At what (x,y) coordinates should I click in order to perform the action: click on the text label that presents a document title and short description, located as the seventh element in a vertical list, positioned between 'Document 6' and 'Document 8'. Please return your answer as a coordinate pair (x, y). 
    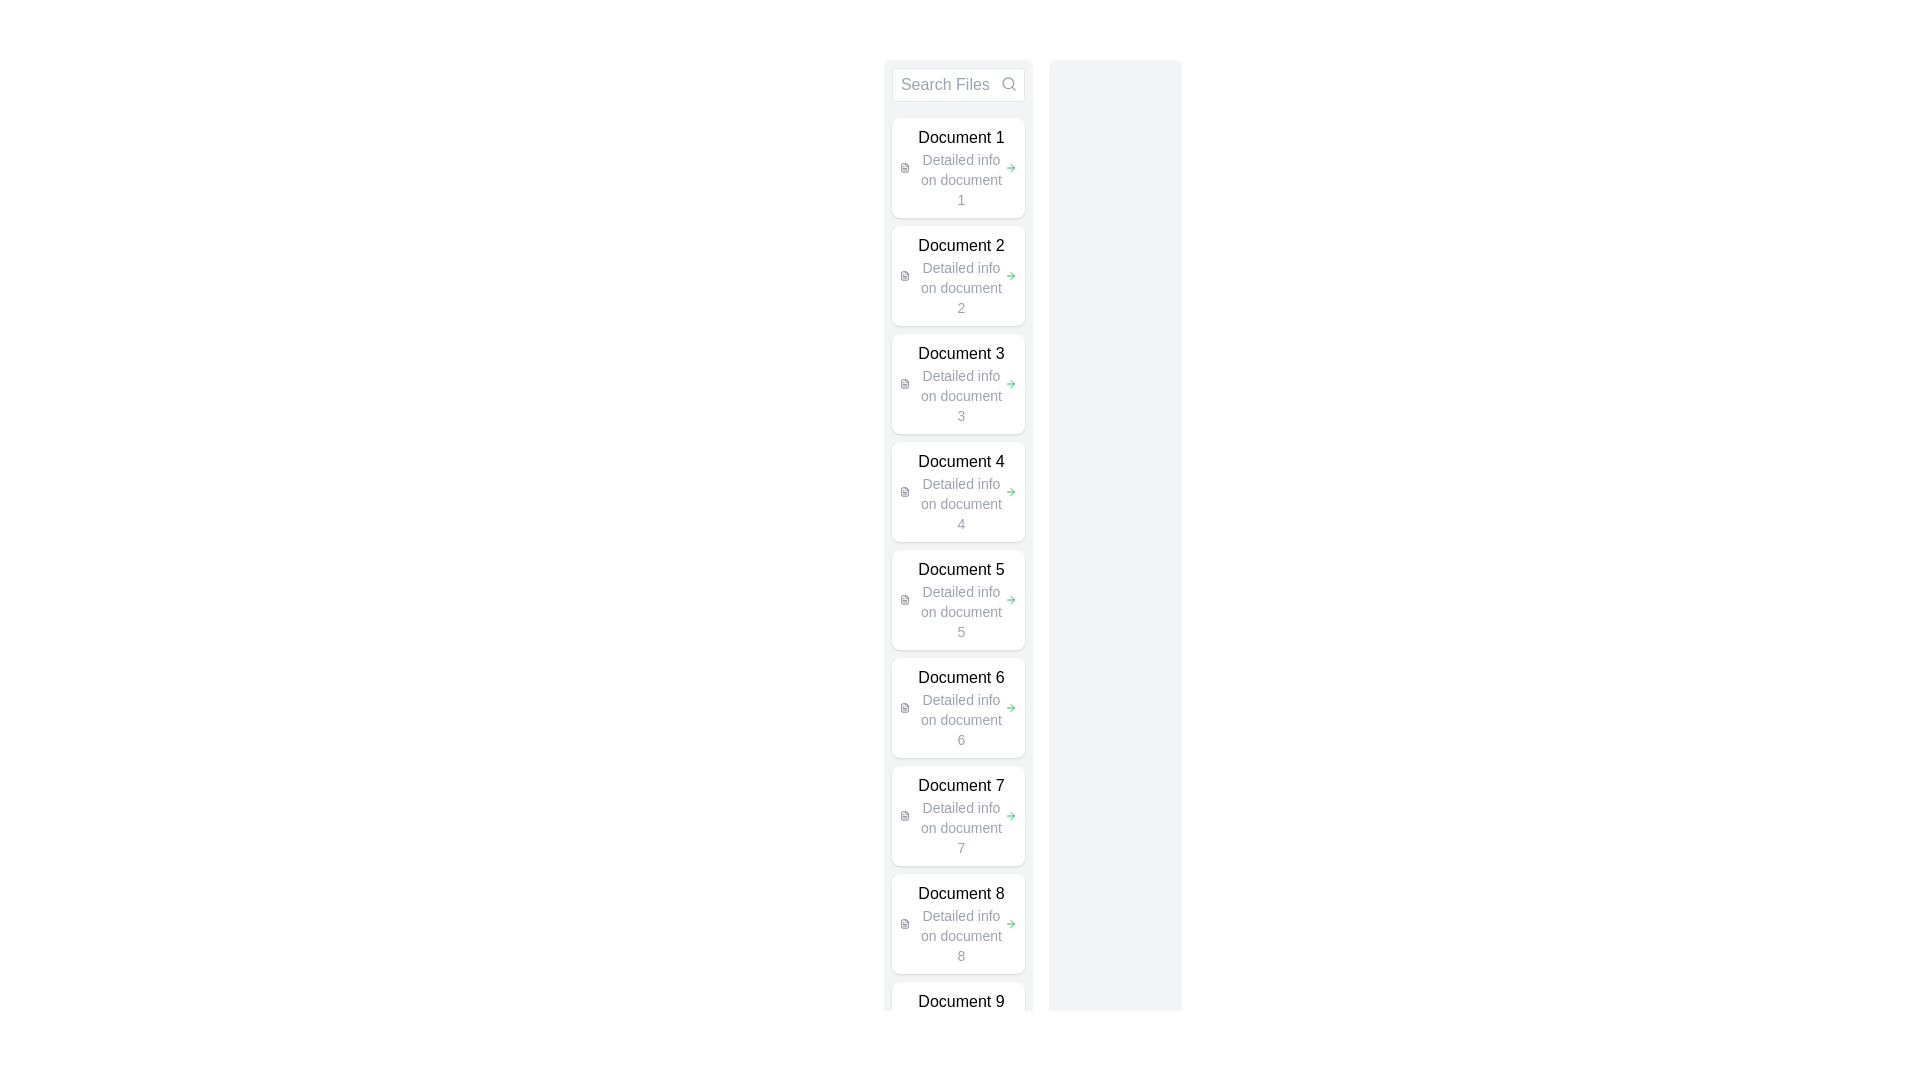
    Looking at the image, I should click on (961, 816).